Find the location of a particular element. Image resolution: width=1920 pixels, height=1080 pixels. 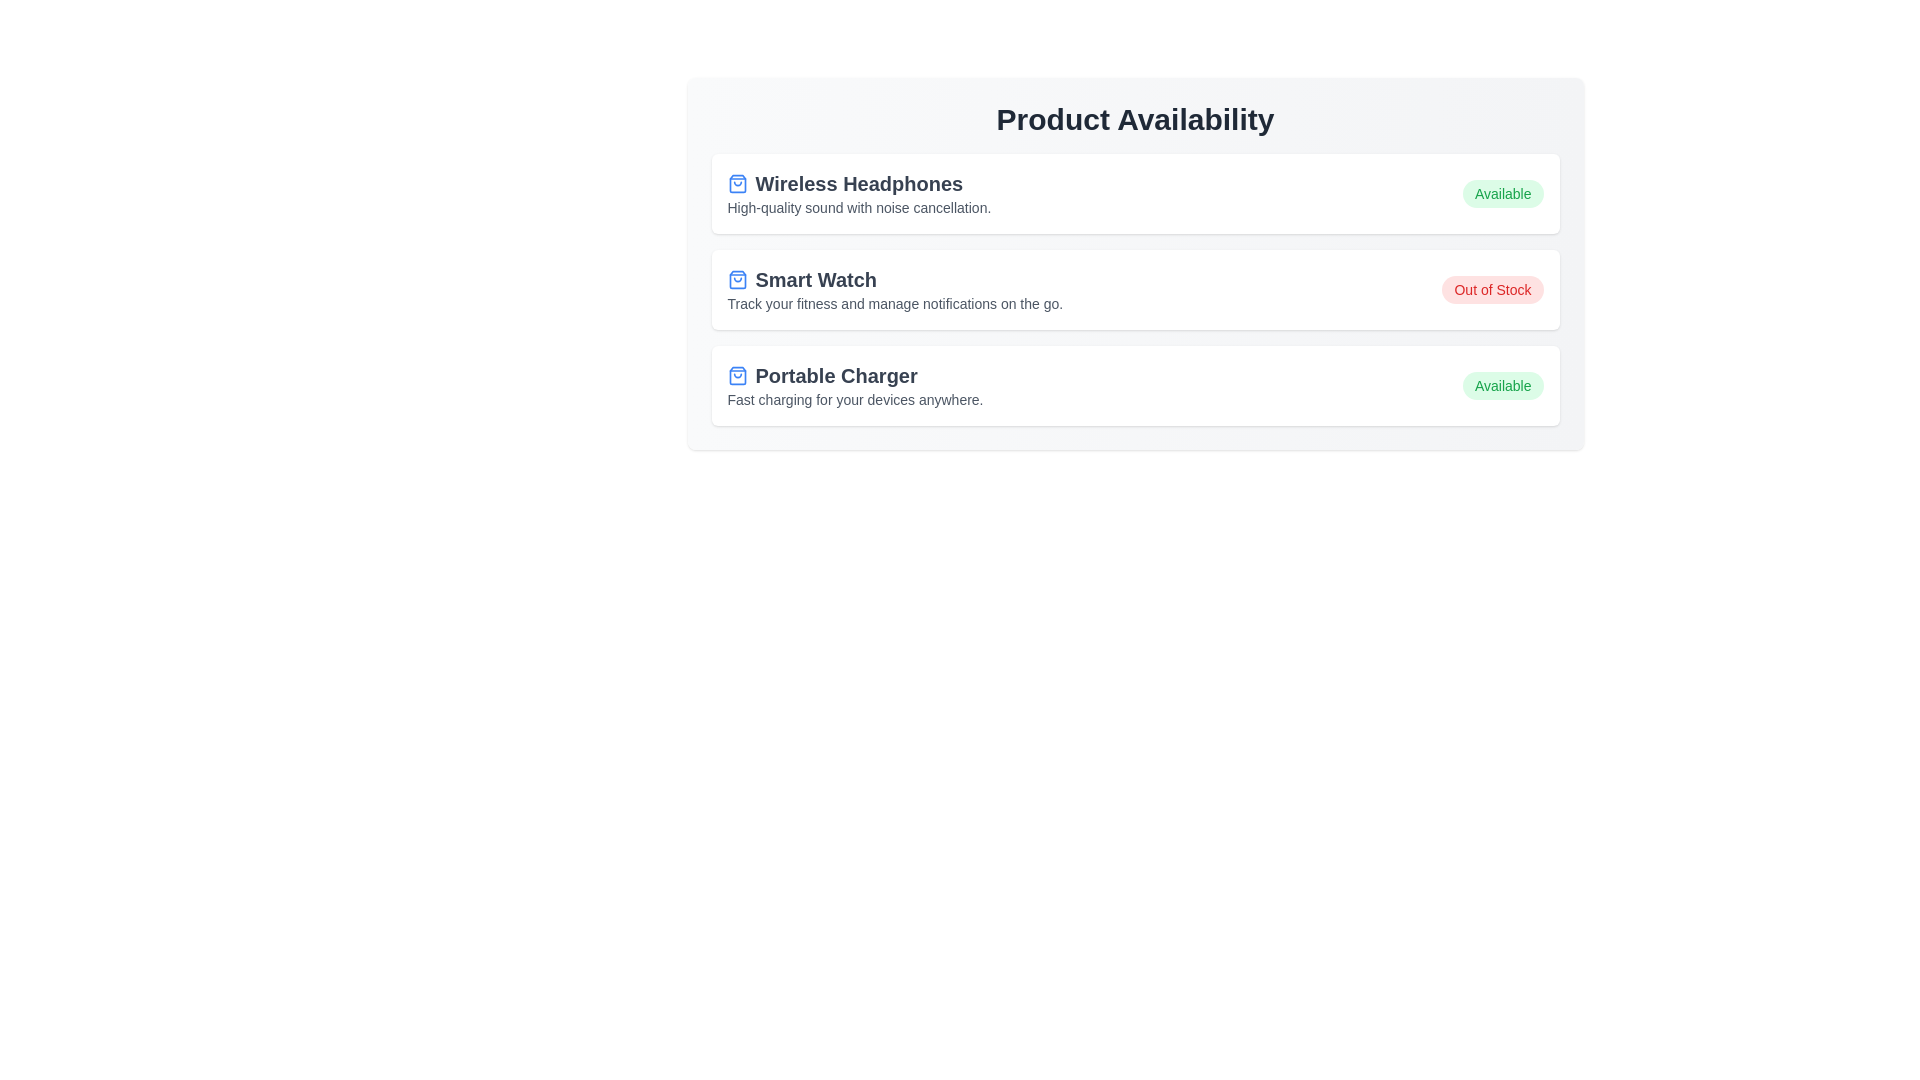

the product description for Wireless Headphones is located at coordinates (859, 193).